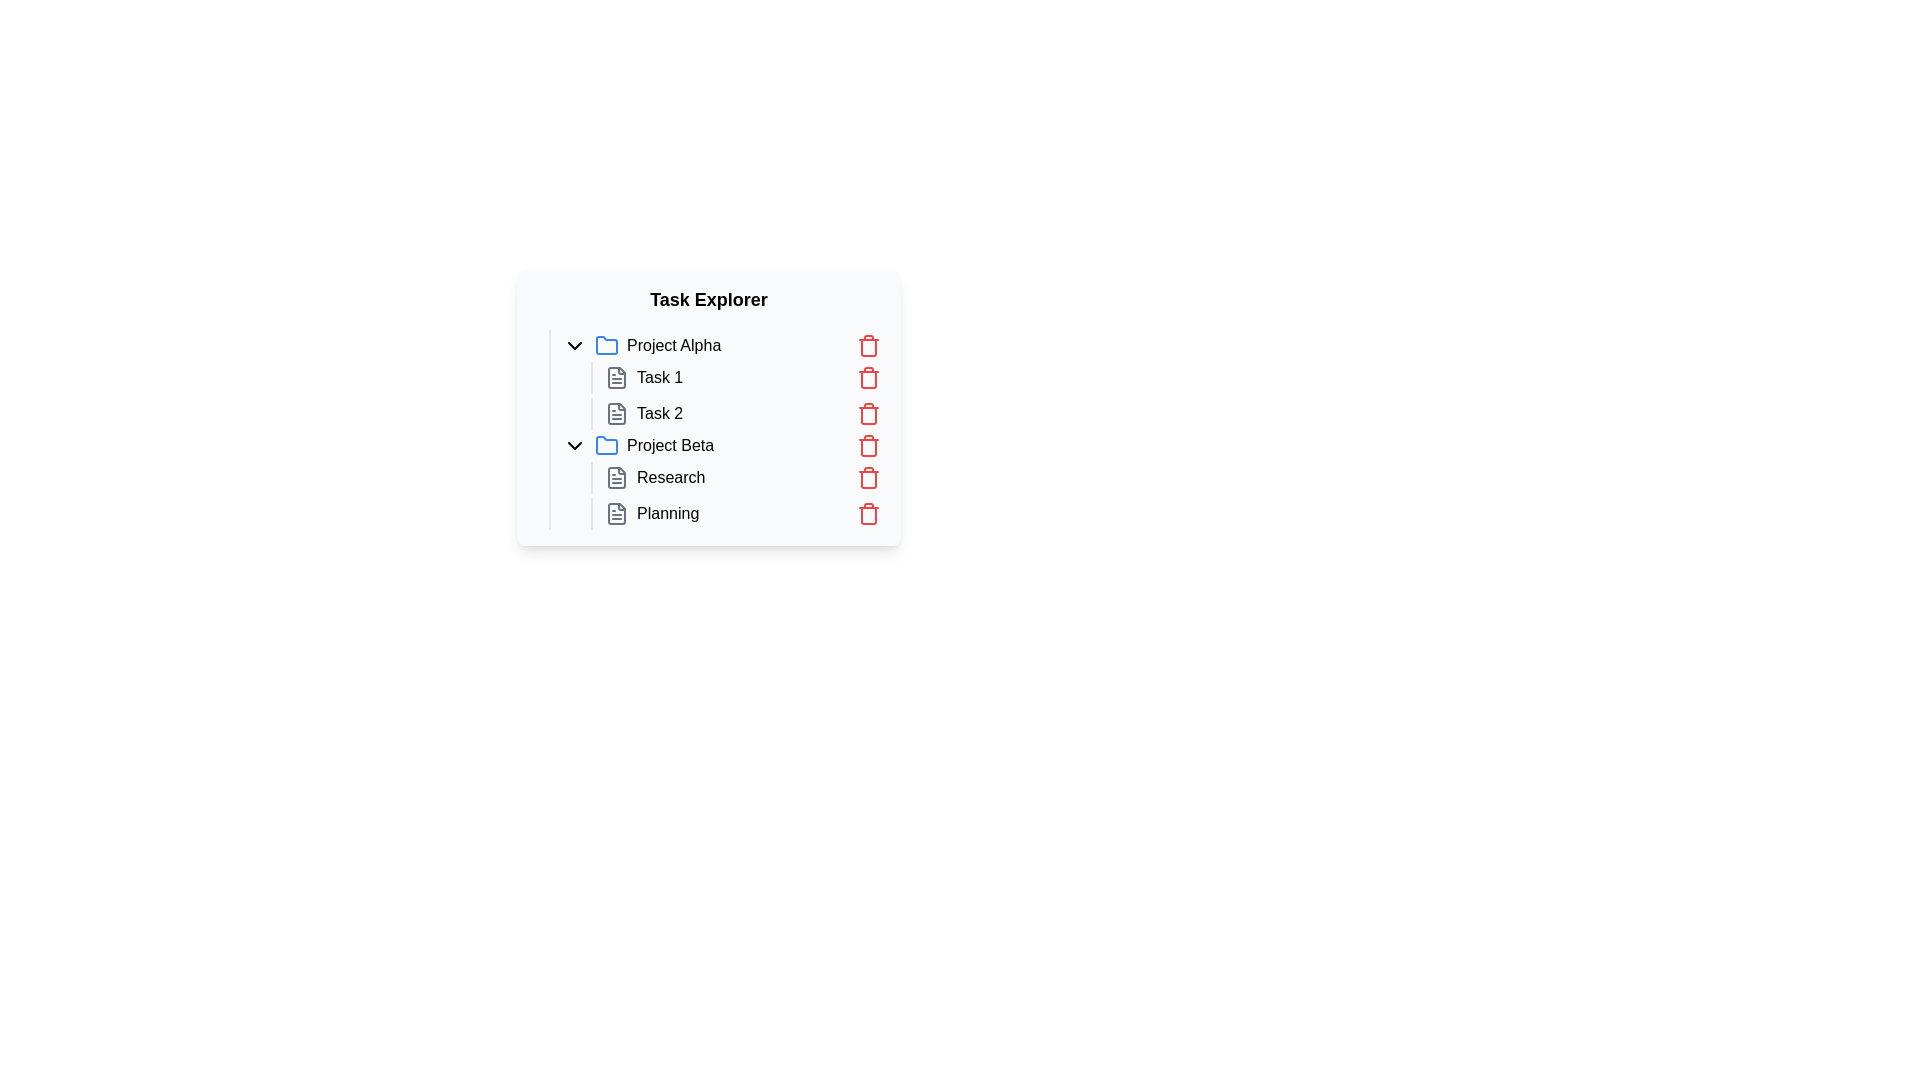  Describe the element at coordinates (605, 444) in the screenshot. I see `the blue folder icon representing 'Project Beta' in the Task Explorer section` at that location.